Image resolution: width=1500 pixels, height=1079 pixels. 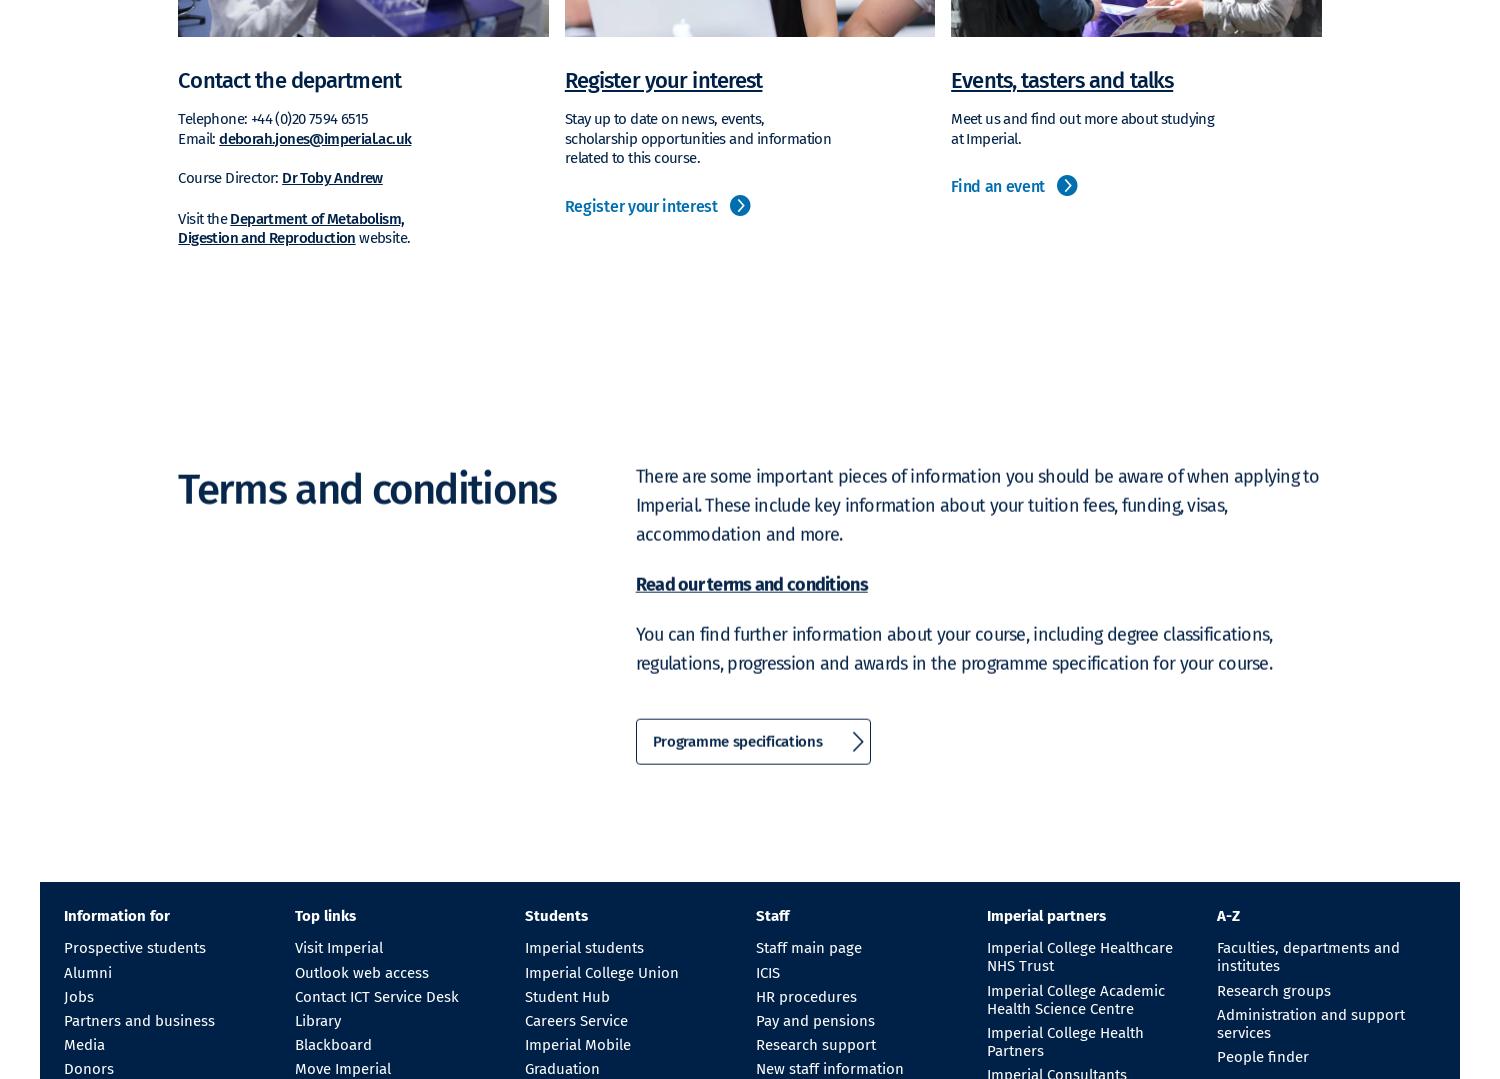 What do you see at coordinates (1273, 988) in the screenshot?
I see `'Research groups'` at bounding box center [1273, 988].